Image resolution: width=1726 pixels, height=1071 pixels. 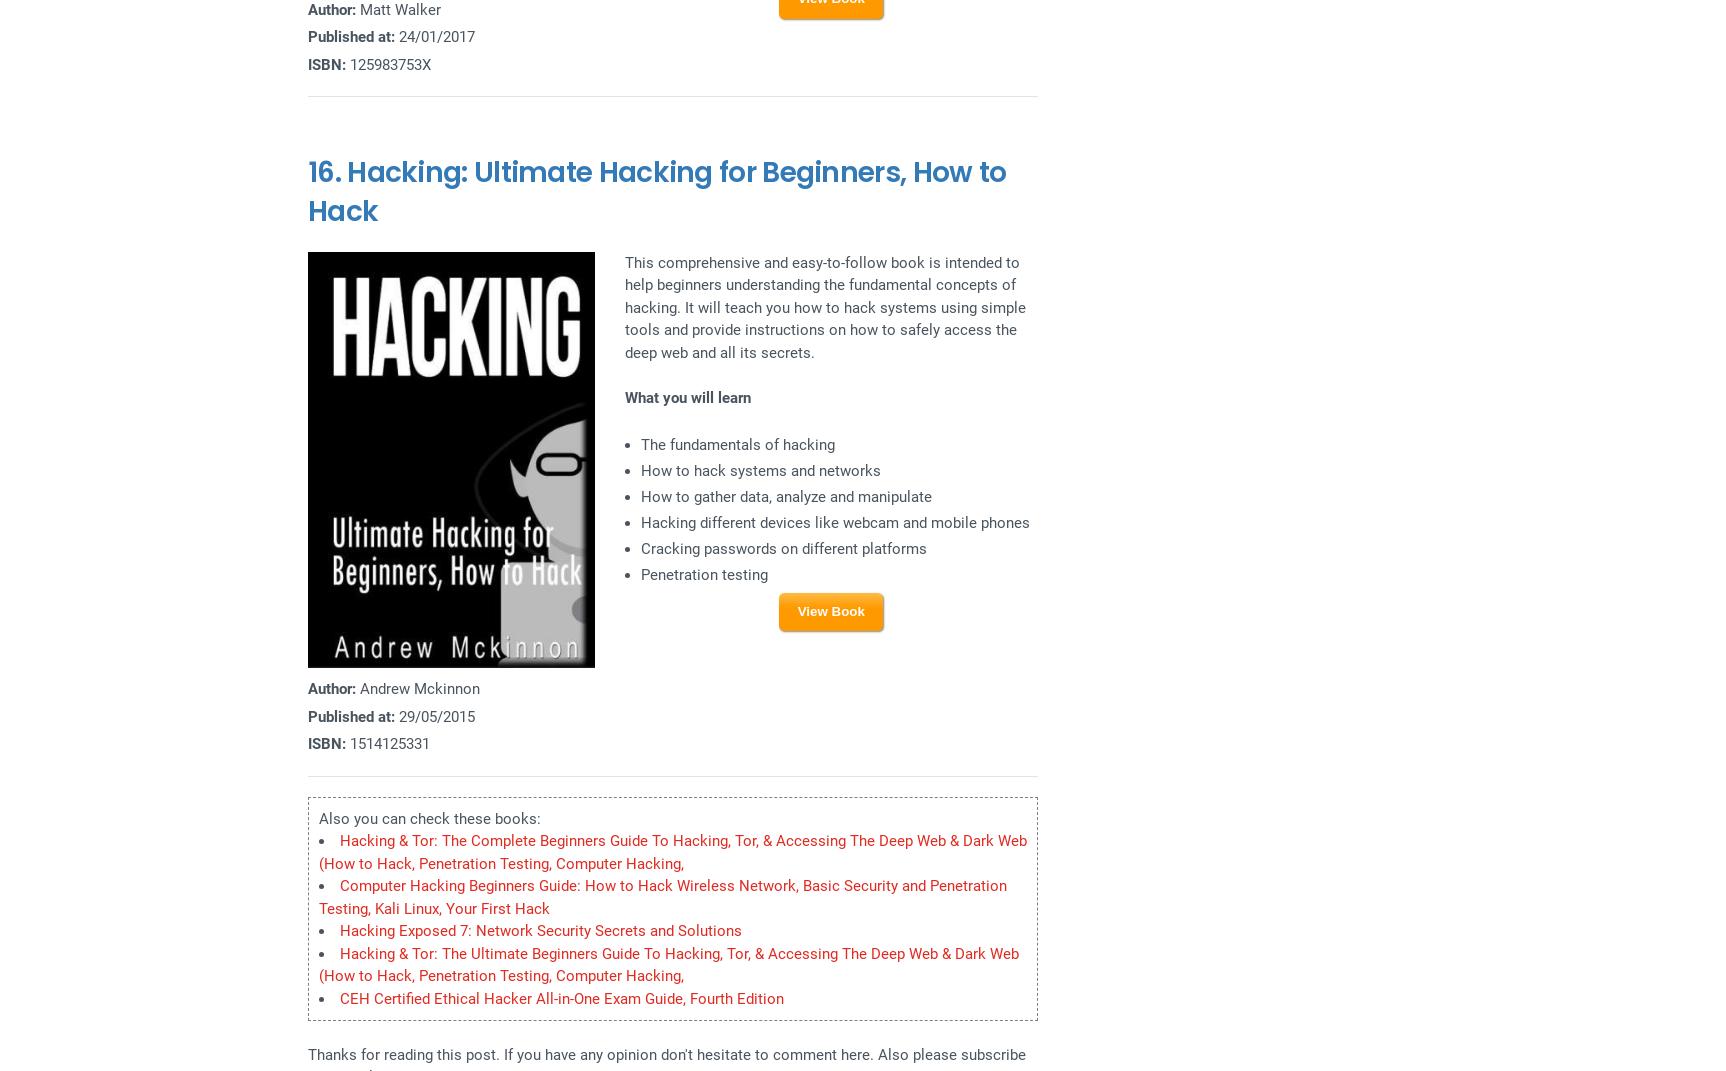 I want to click on 'Also you can check these books:', so click(x=429, y=817).